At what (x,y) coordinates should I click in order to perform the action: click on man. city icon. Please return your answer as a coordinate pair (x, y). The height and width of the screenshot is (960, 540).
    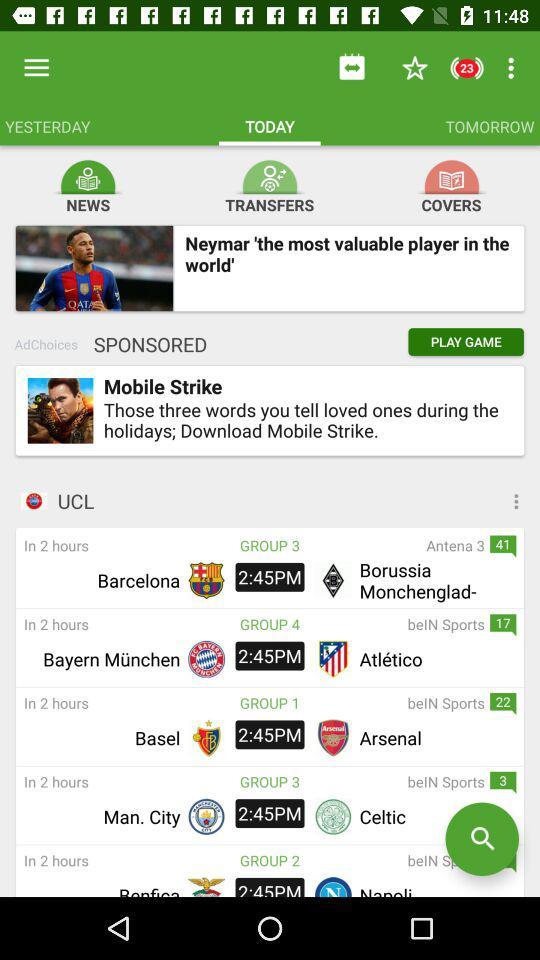
    Looking at the image, I should click on (102, 816).